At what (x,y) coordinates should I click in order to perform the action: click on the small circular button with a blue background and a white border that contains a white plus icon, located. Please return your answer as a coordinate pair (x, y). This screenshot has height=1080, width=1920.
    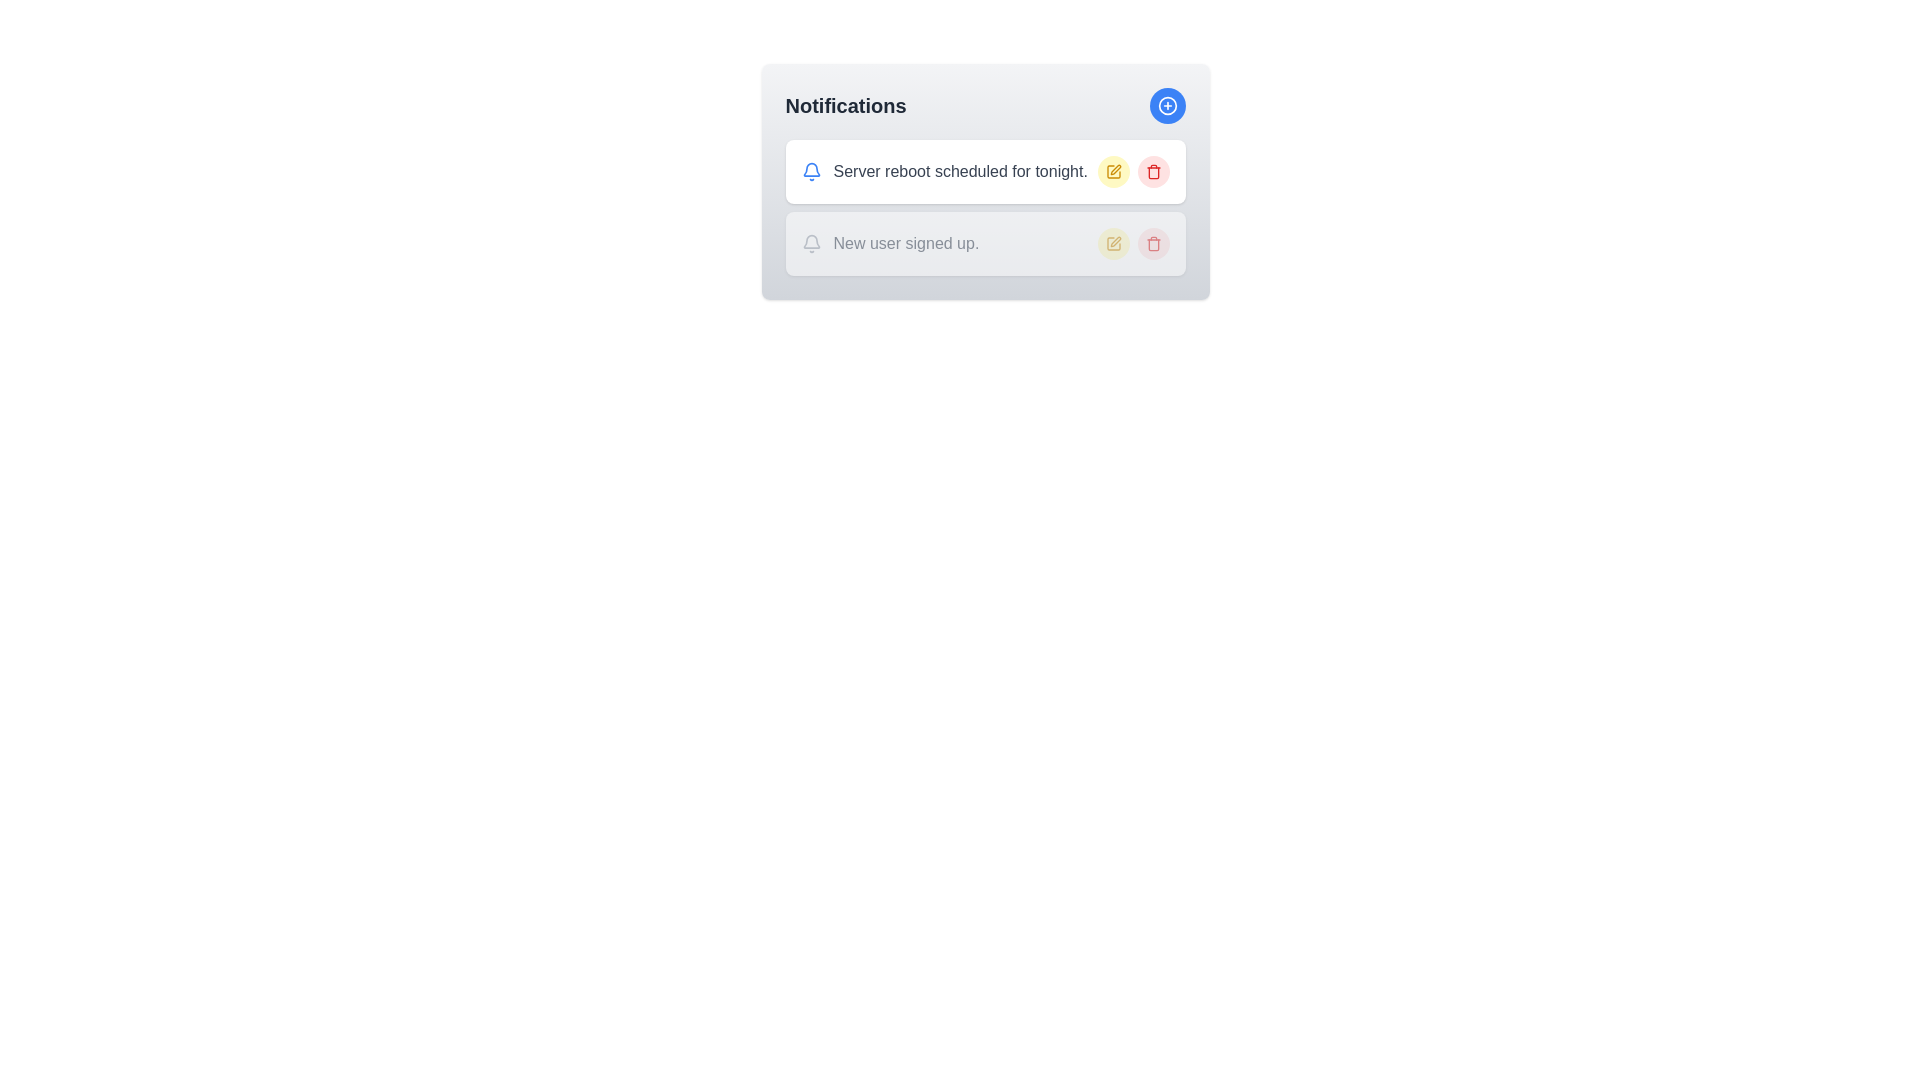
    Looking at the image, I should click on (1167, 105).